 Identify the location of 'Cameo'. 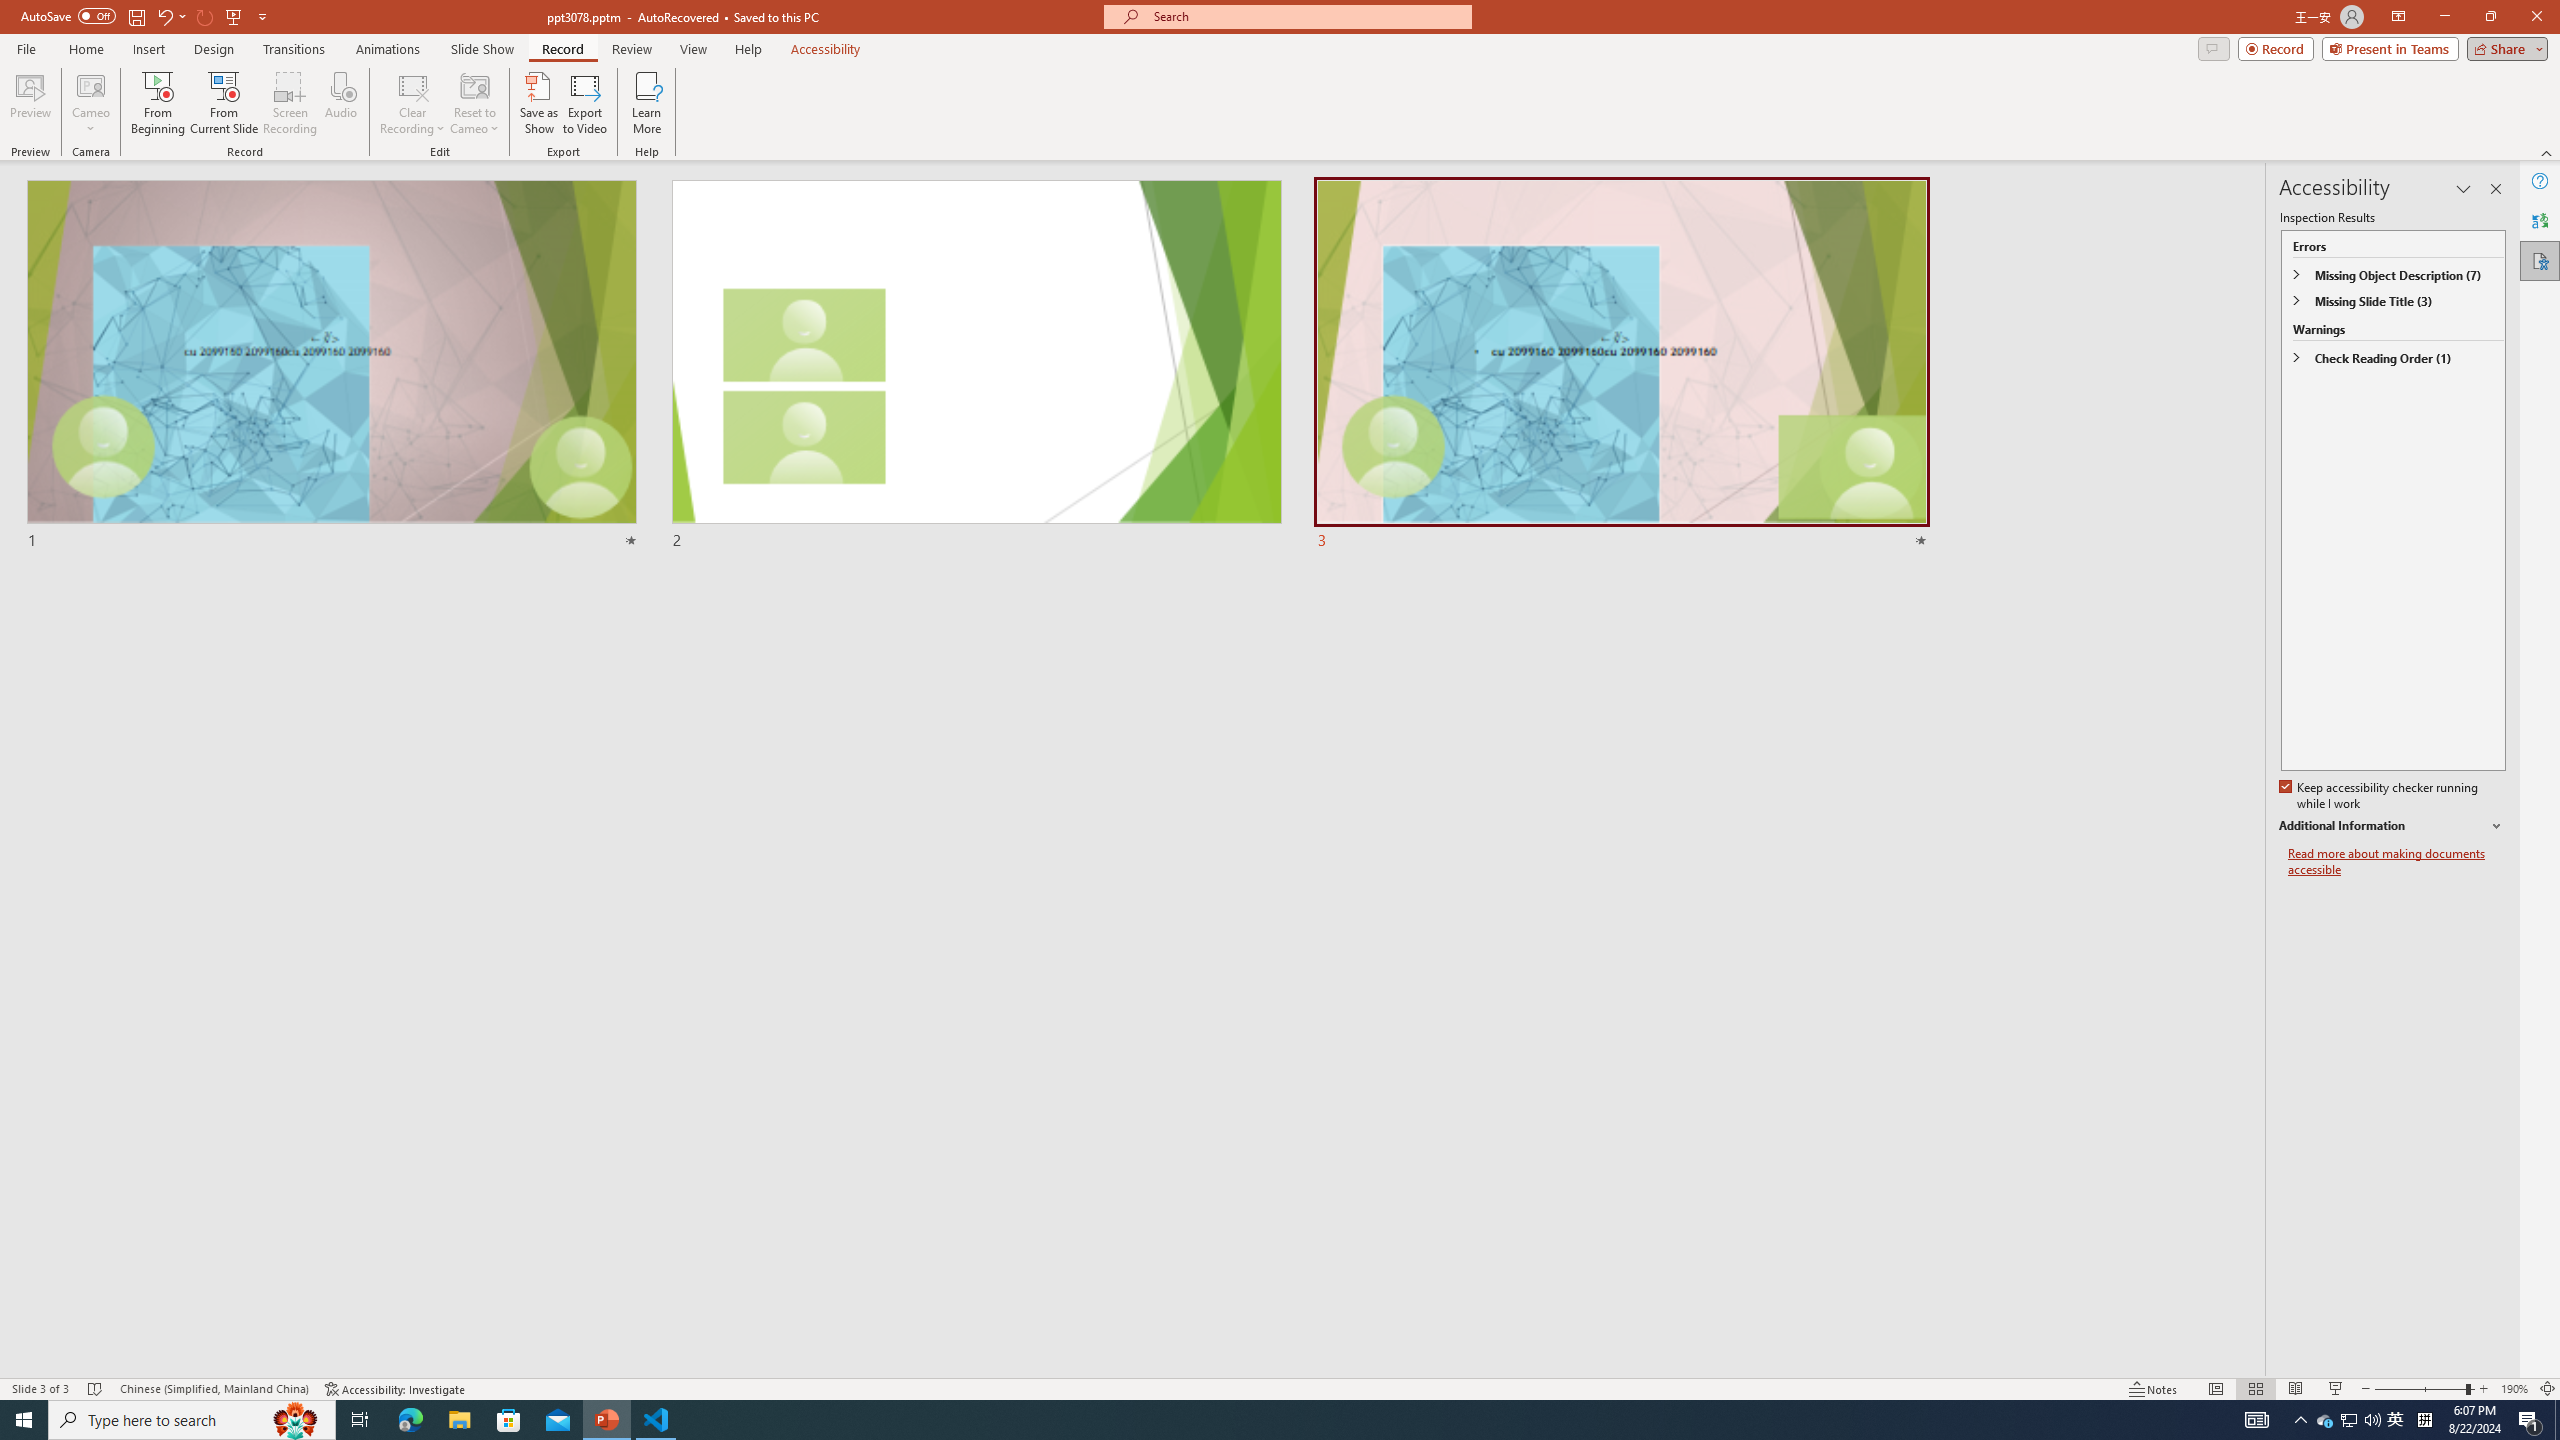
(89, 103).